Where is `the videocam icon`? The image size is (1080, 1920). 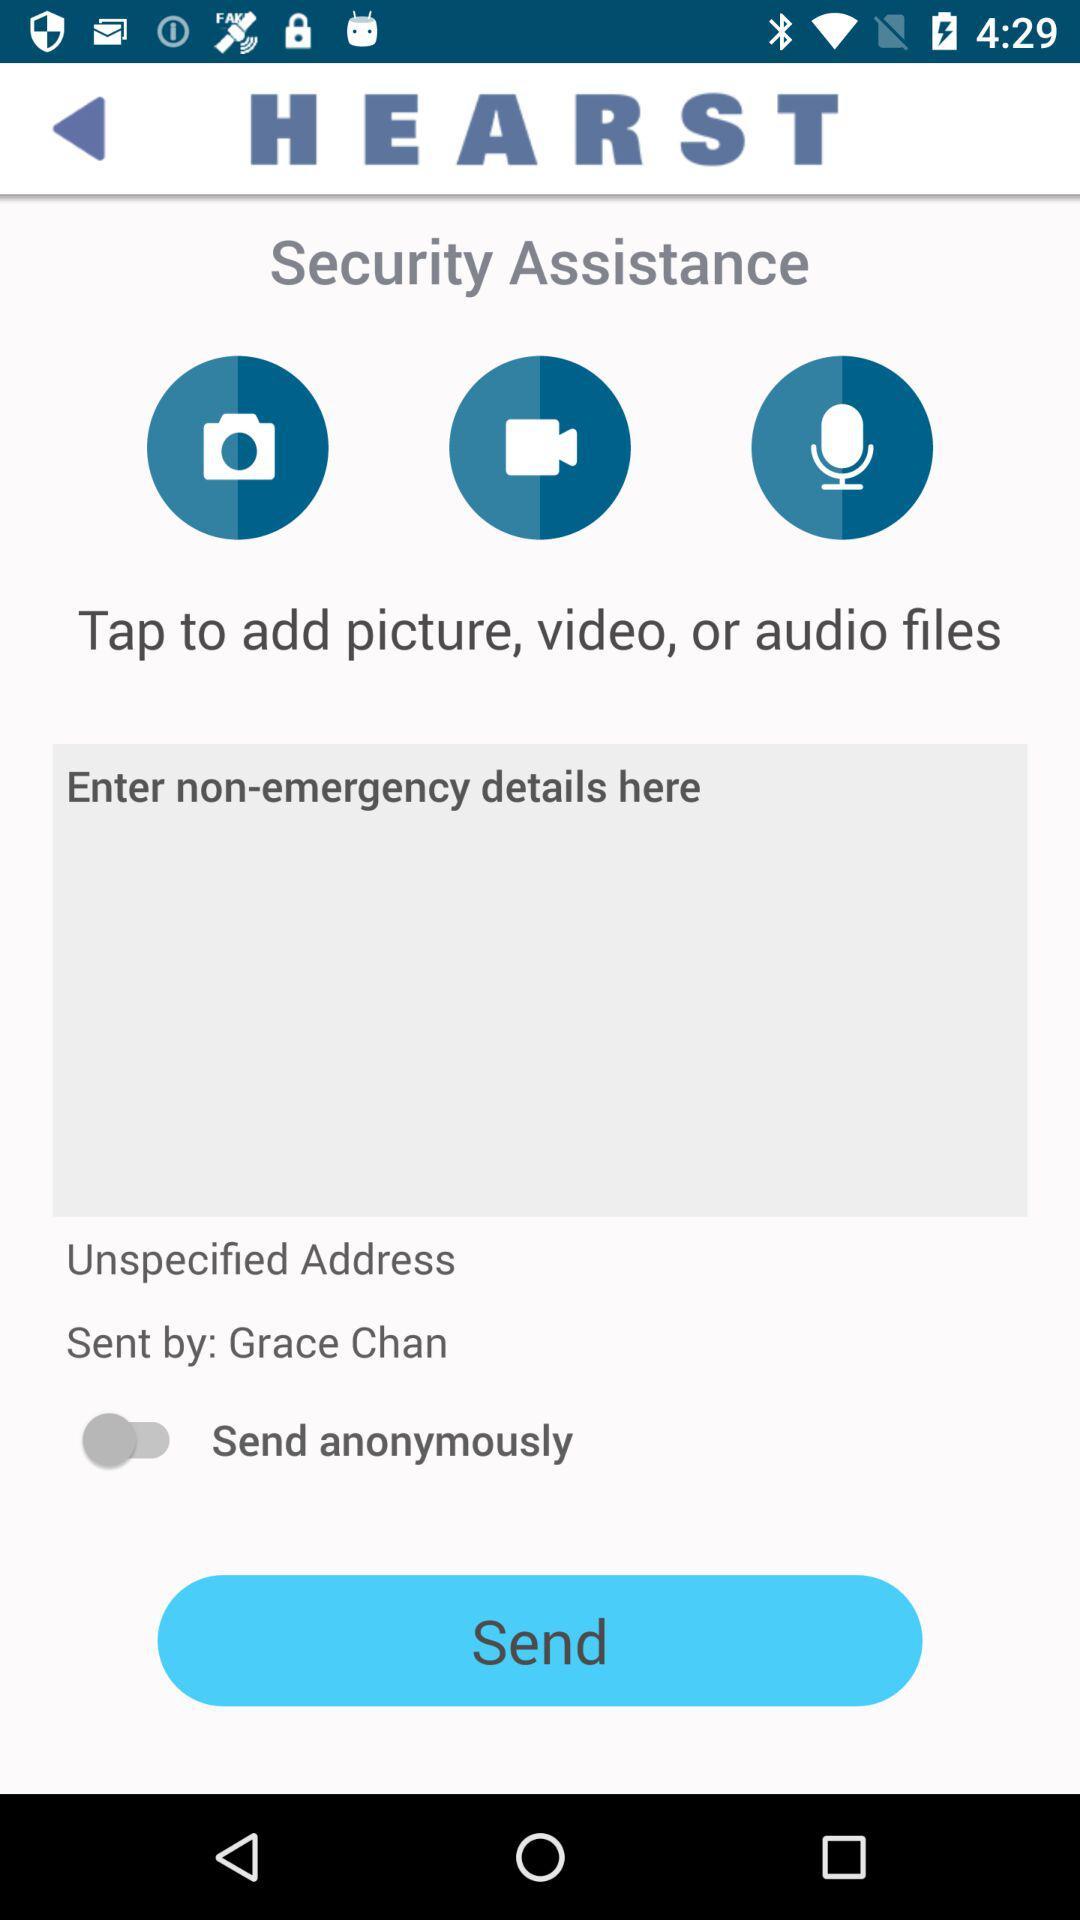 the videocam icon is located at coordinates (540, 446).